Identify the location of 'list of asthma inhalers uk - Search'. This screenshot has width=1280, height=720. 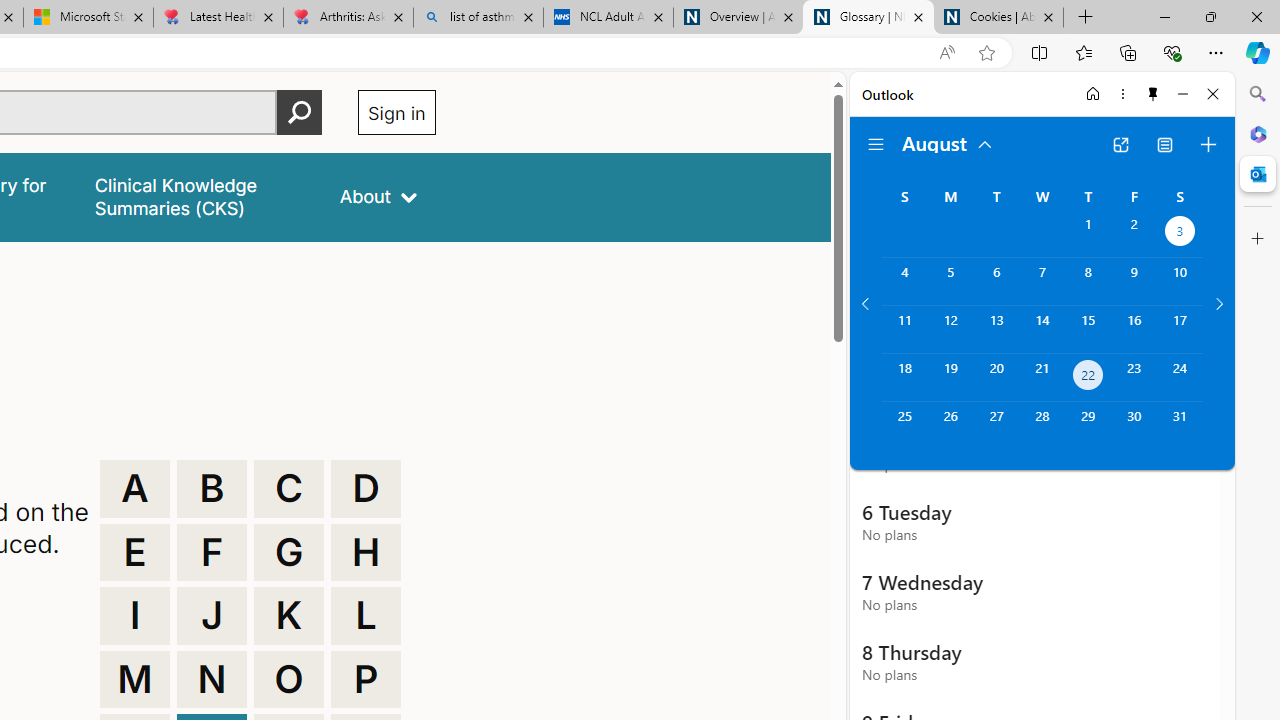
(477, 17).